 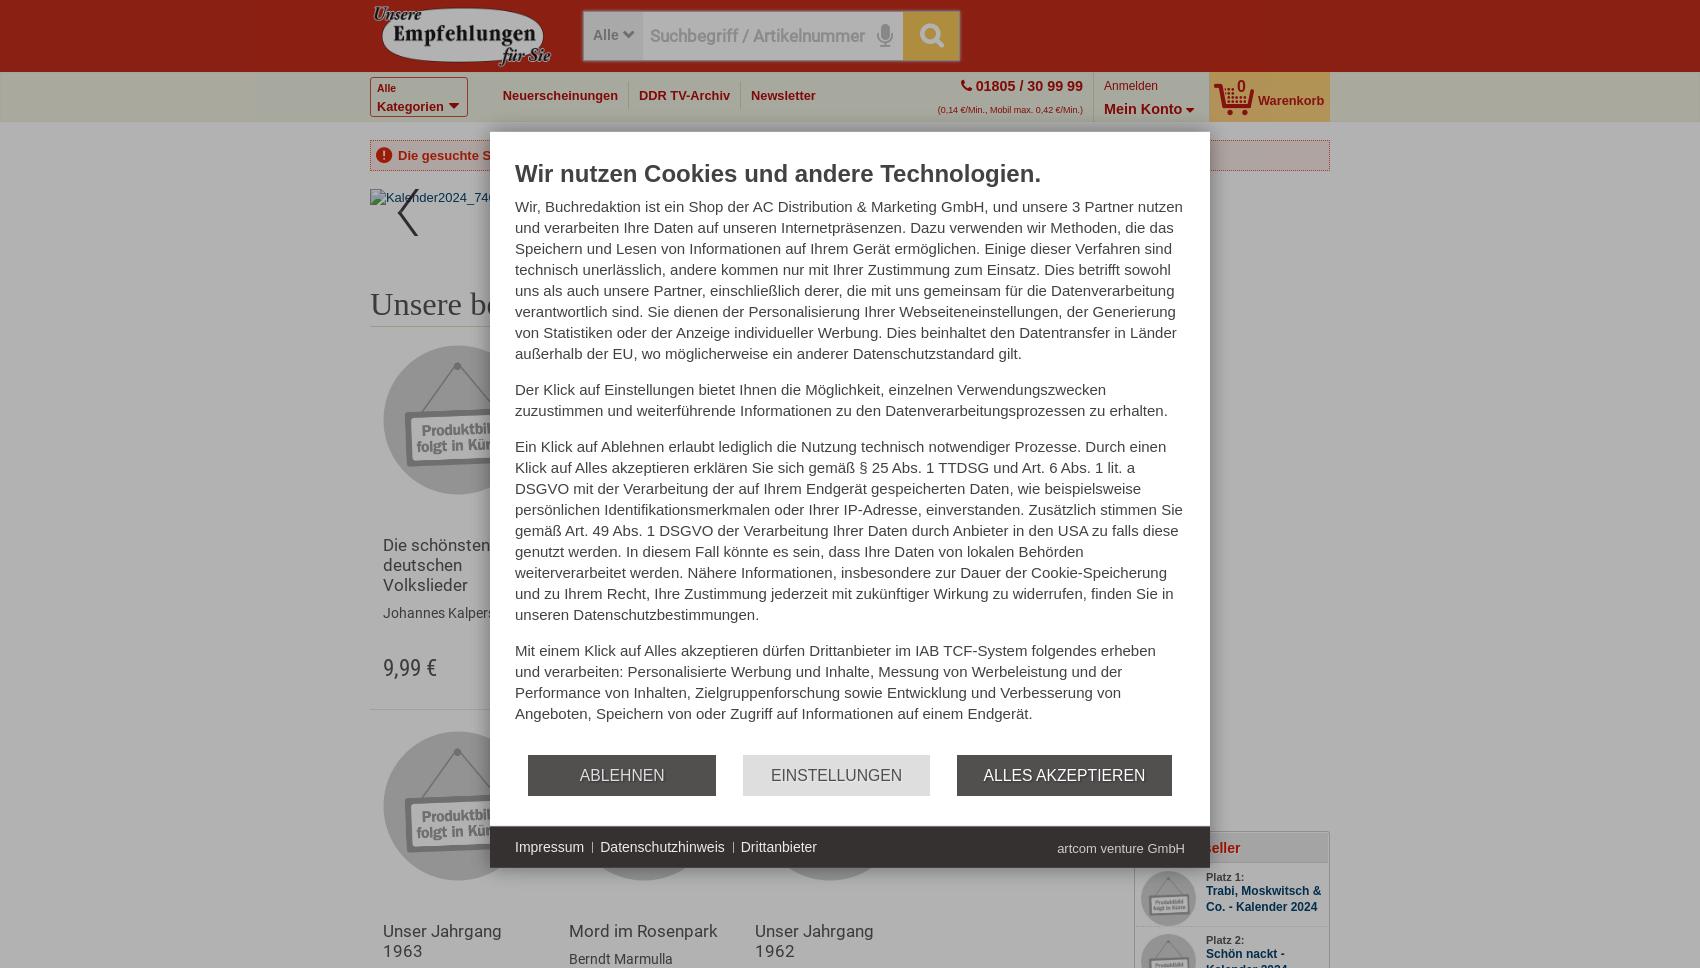 I want to click on 'DDR TV-Archiv', so click(x=684, y=94).